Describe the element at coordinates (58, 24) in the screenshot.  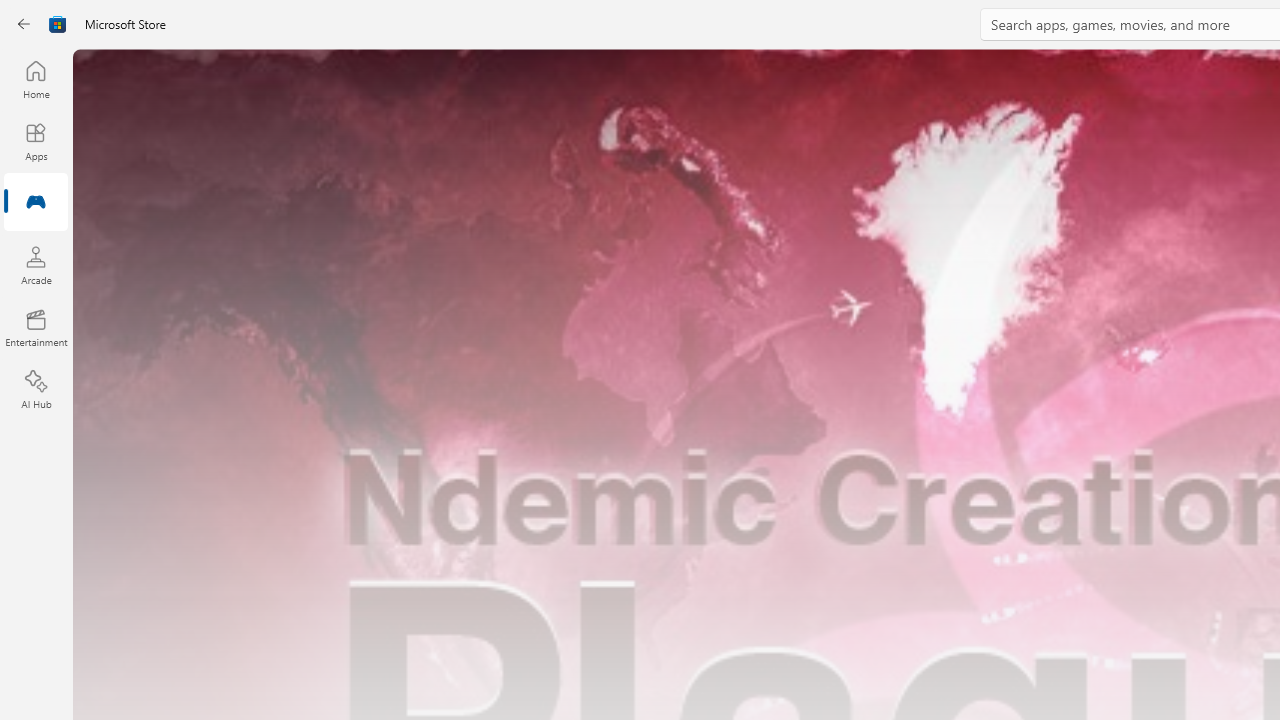
I see `'Class: Image'` at that location.